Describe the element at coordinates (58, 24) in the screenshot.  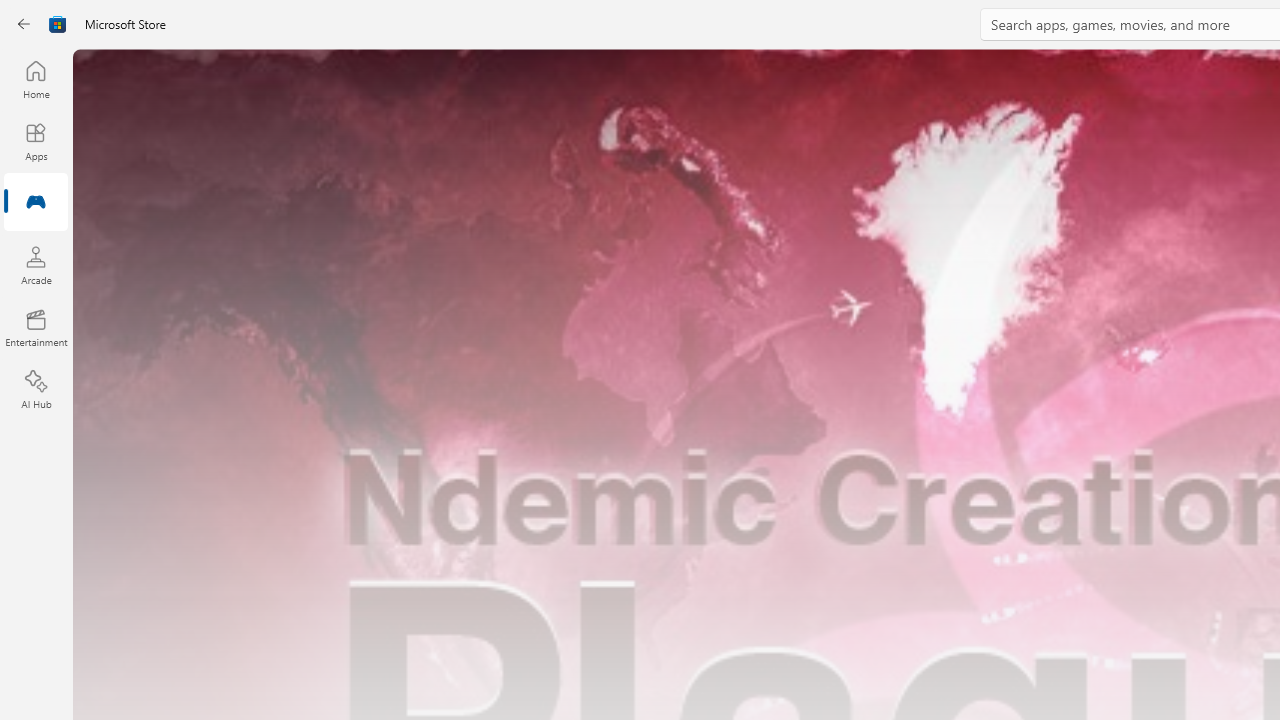
I see `'Class: Image'` at that location.